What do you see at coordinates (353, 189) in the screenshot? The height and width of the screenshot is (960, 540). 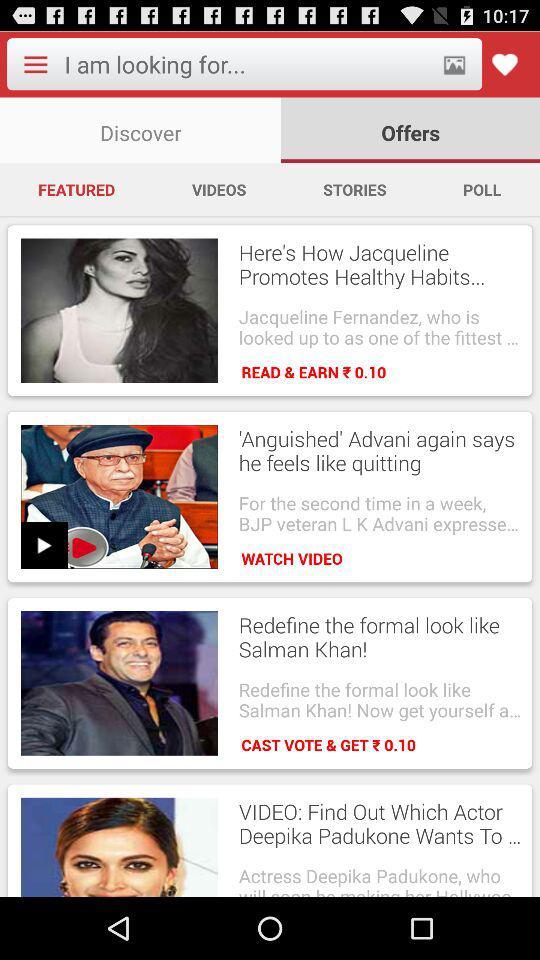 I see `the icon to the left of the poll icon` at bounding box center [353, 189].